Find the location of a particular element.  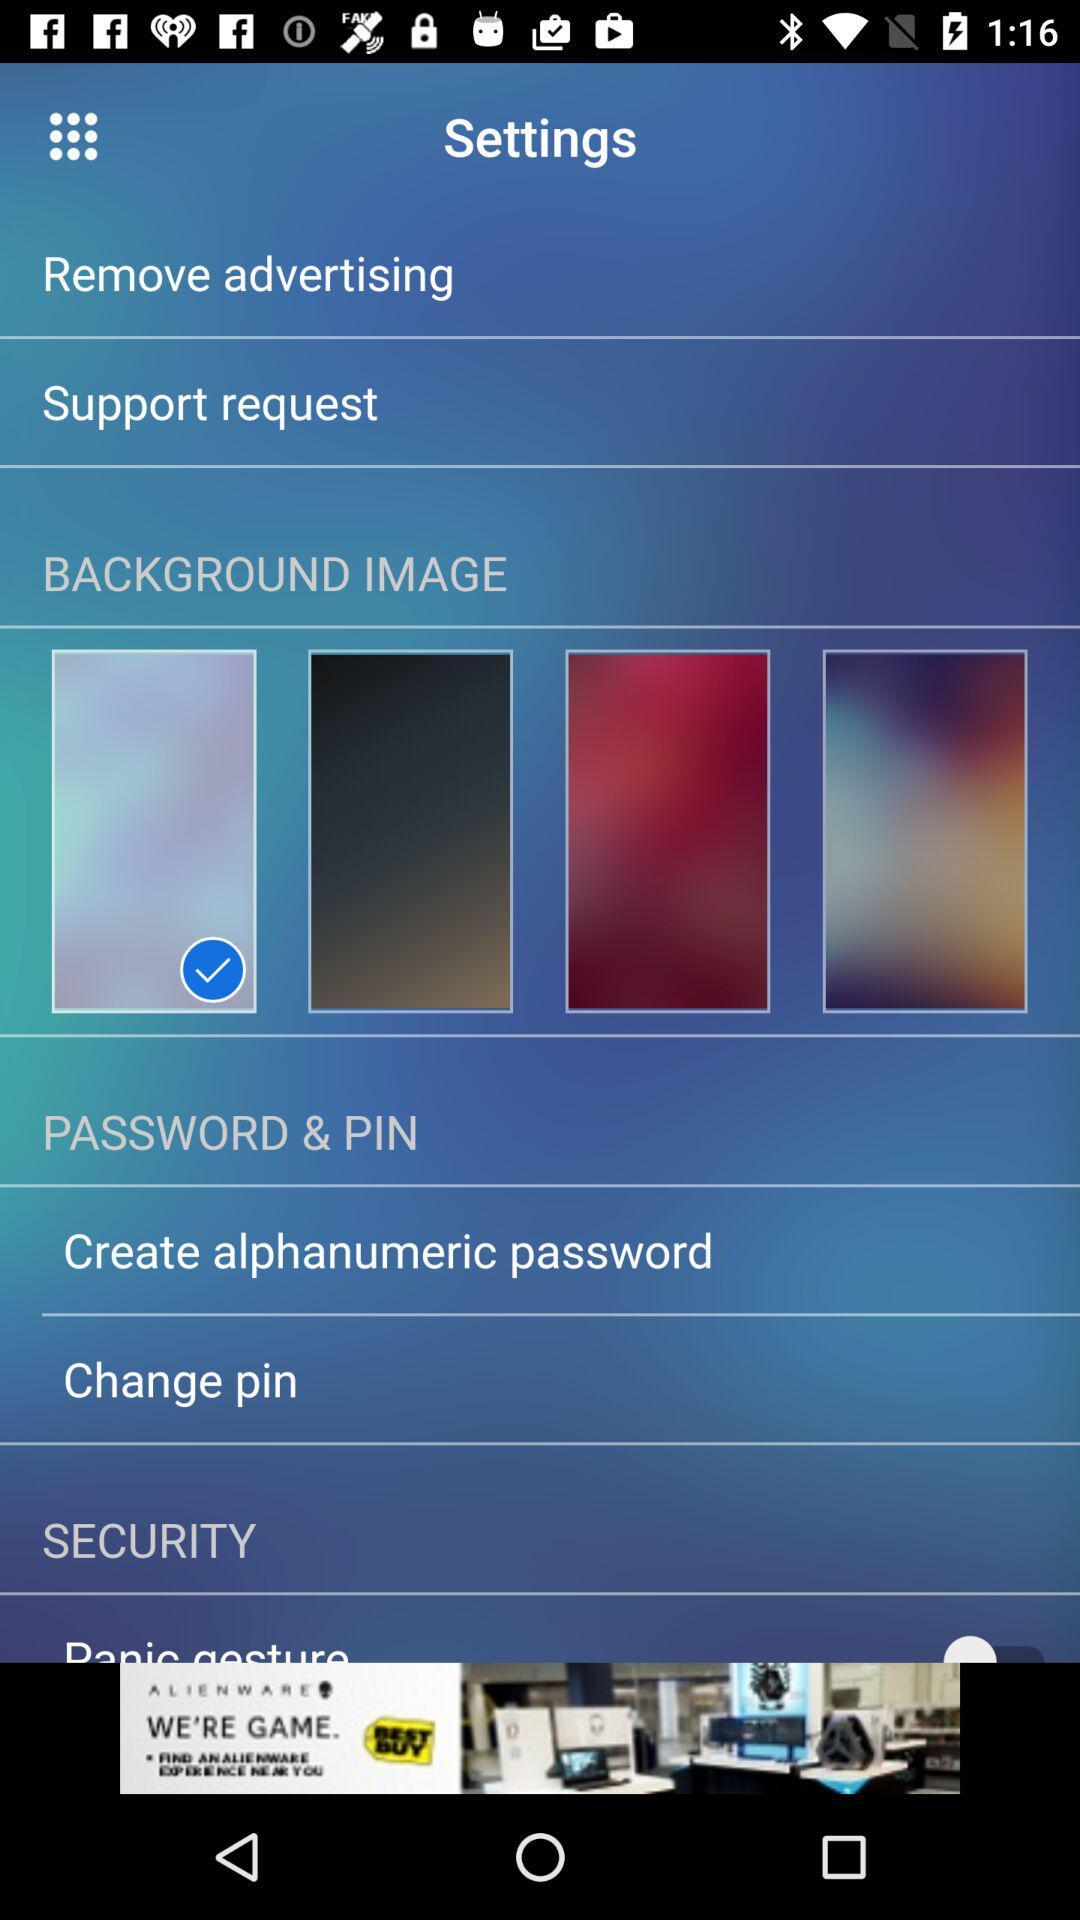

item is displayed is located at coordinates (409, 831).